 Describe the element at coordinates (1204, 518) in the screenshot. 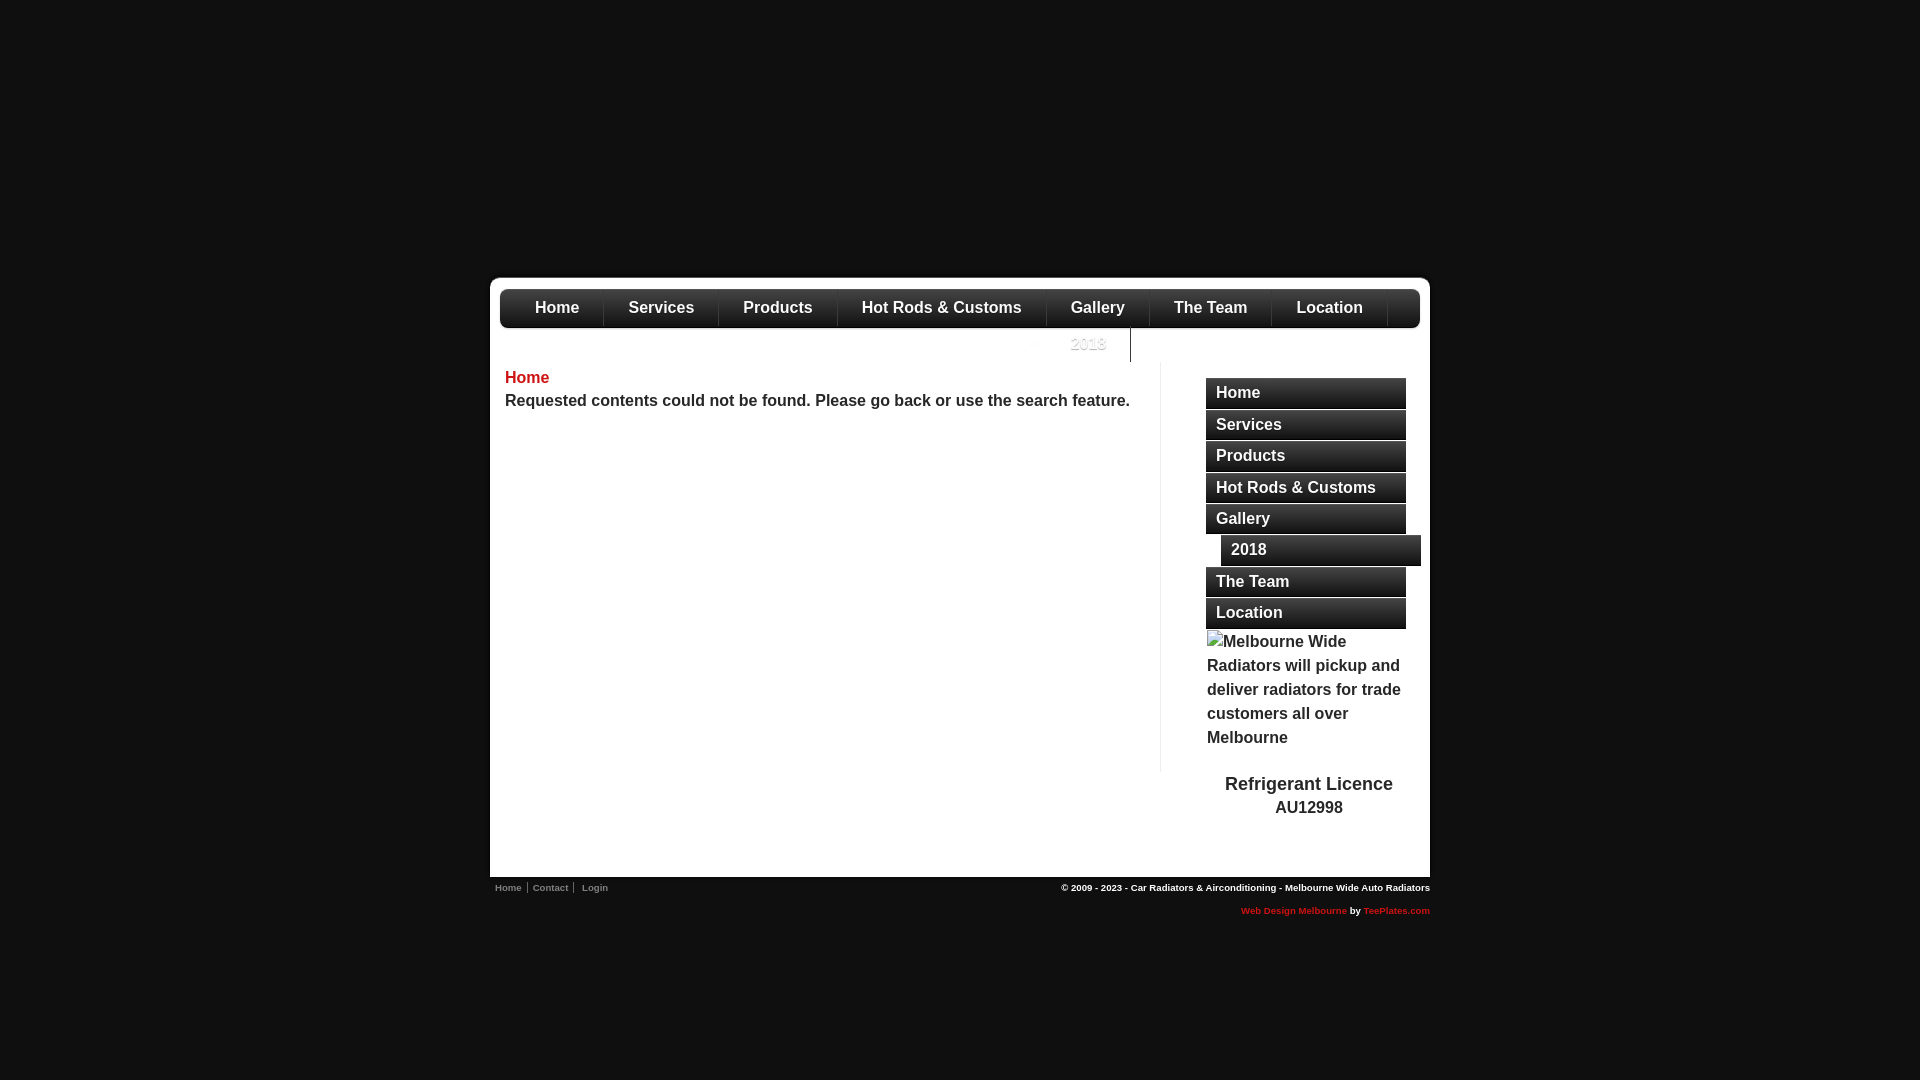

I see `'Gallery'` at that location.